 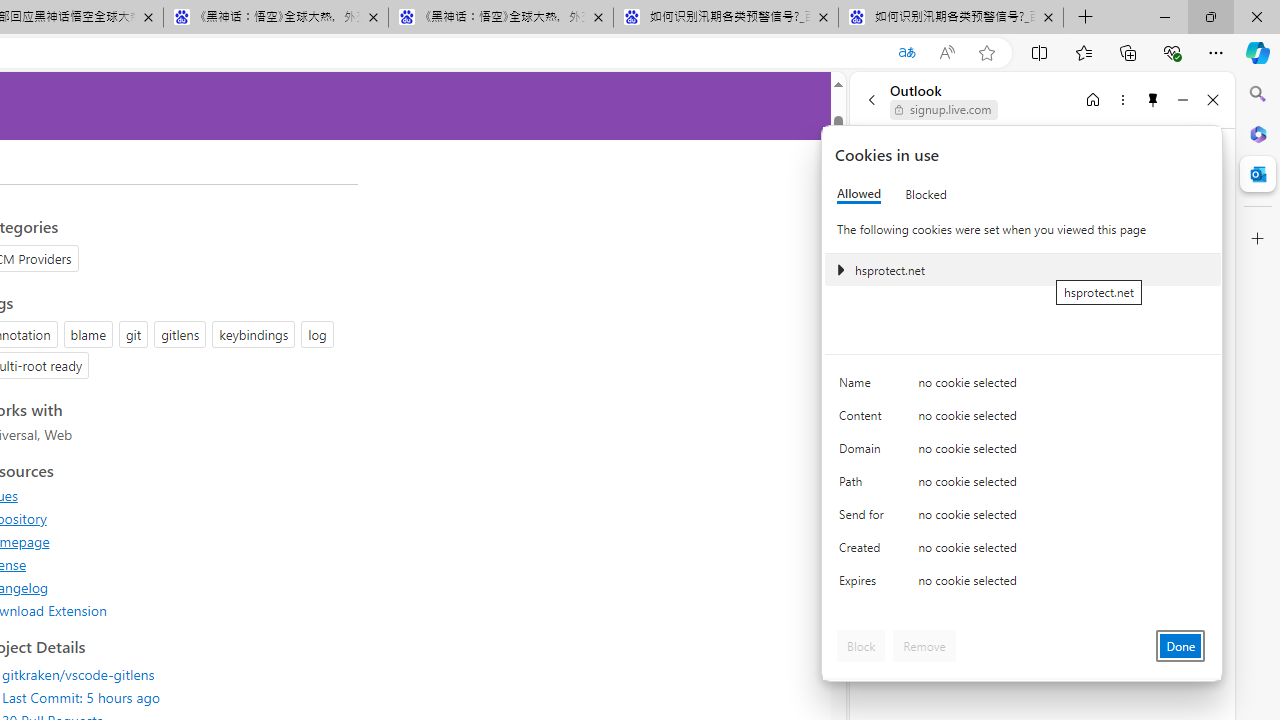 I want to click on 'Name', so click(x=865, y=387).